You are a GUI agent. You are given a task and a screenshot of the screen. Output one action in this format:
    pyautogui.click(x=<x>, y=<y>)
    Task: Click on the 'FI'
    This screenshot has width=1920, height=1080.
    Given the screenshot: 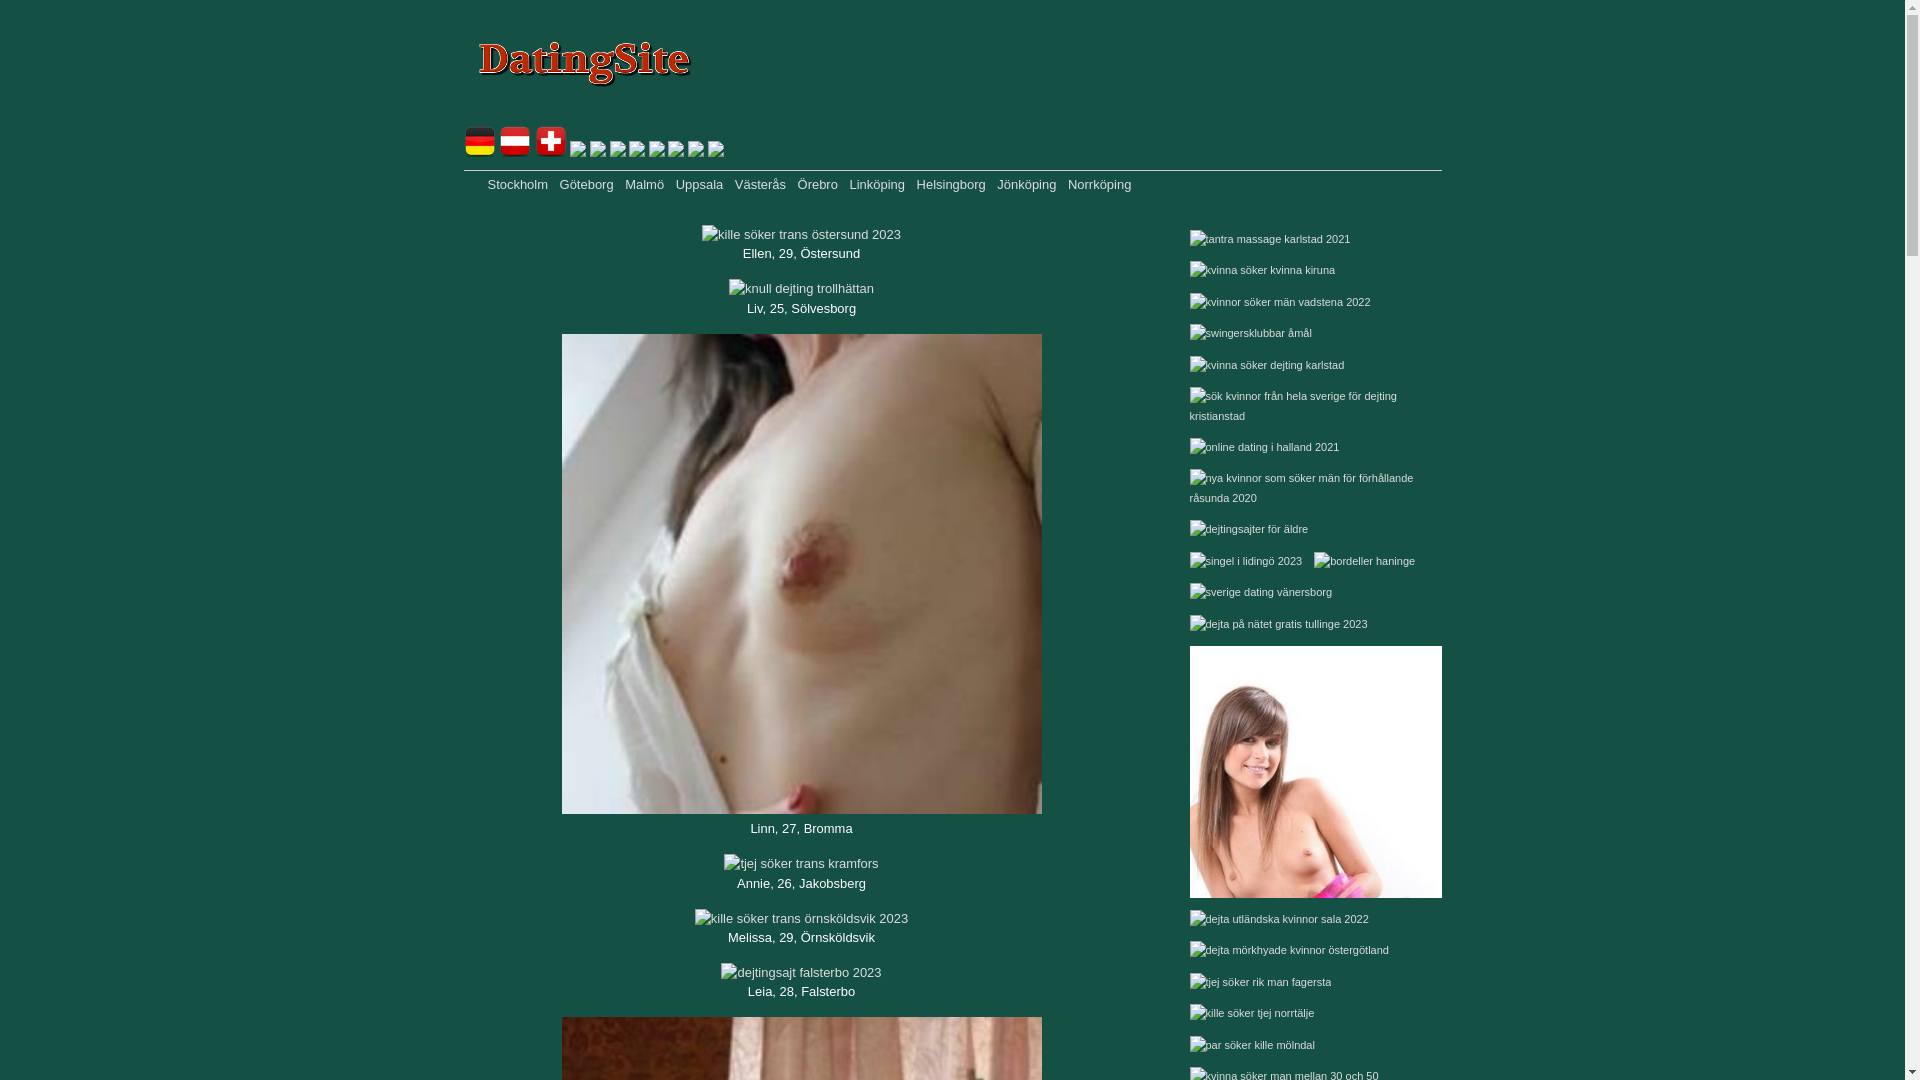 What is the action you would take?
    pyautogui.click(x=676, y=151)
    